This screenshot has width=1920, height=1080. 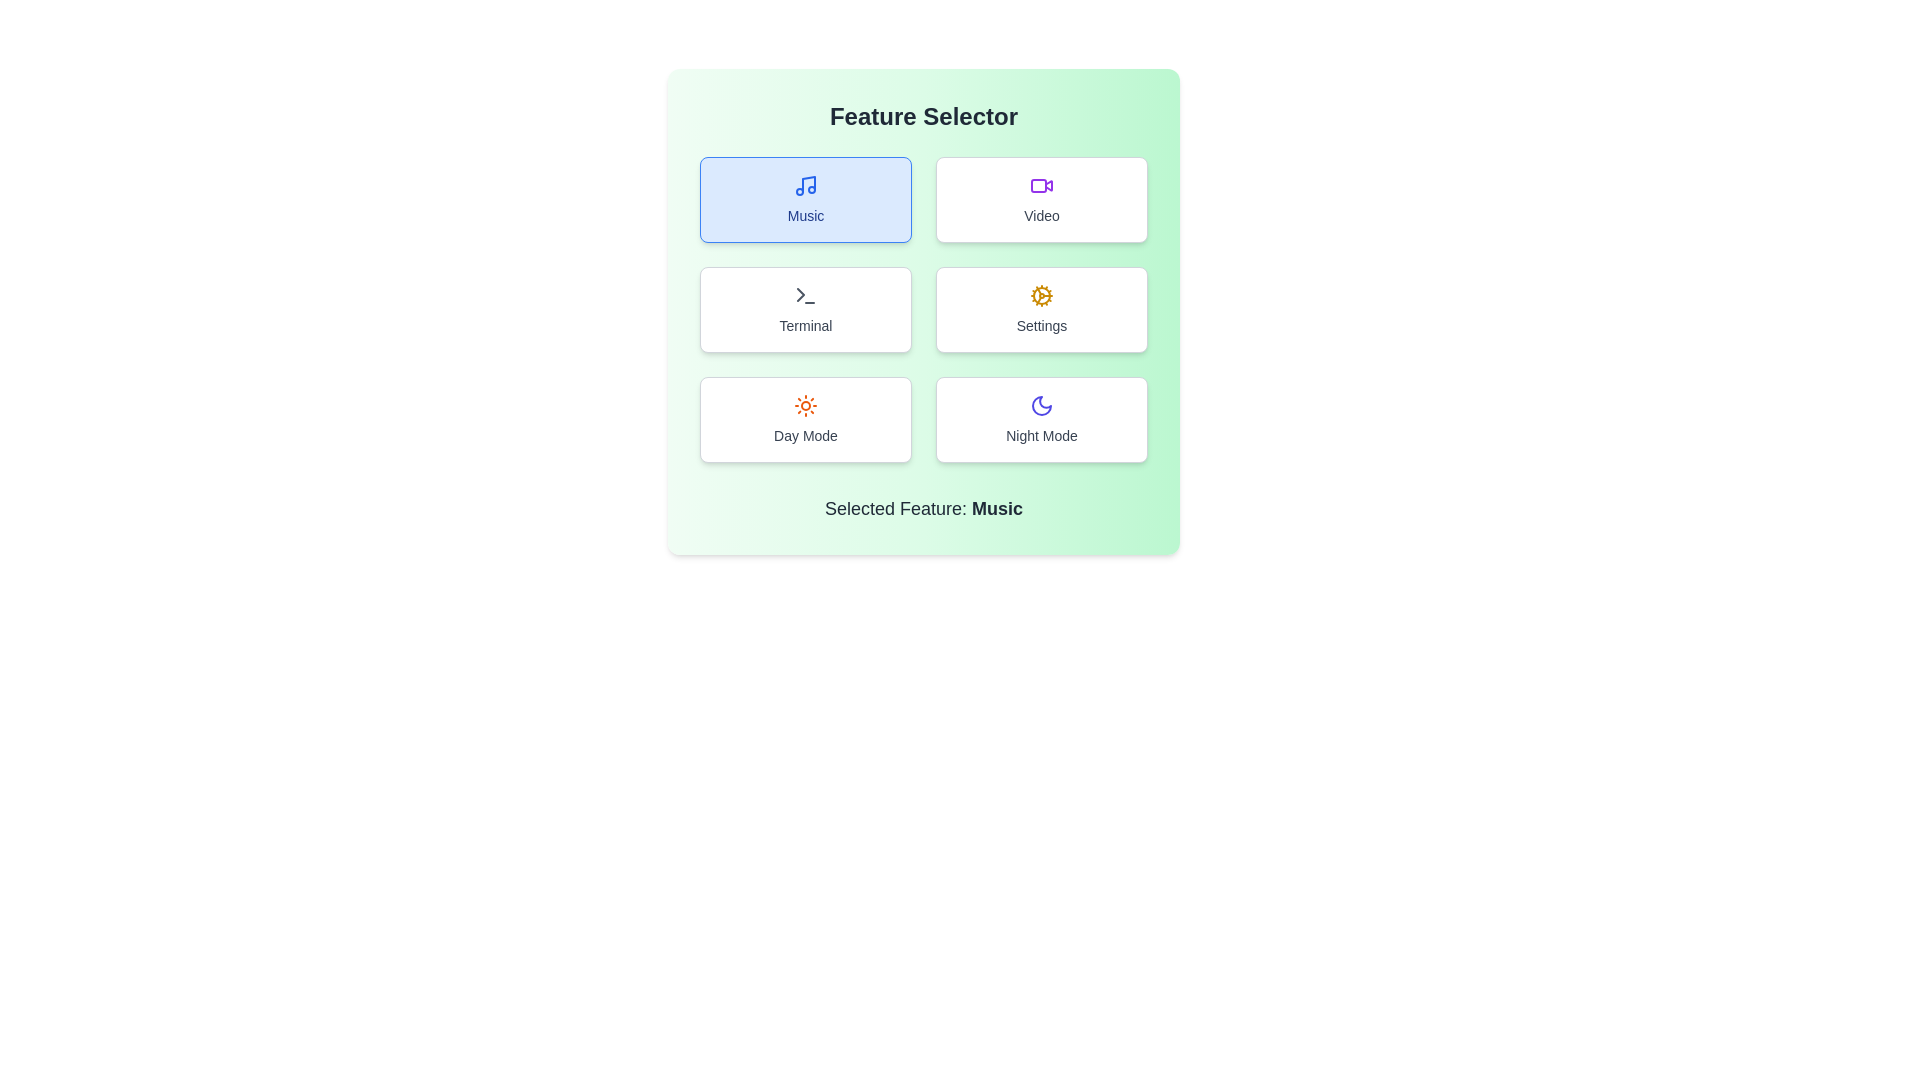 What do you see at coordinates (806, 434) in the screenshot?
I see `the 'Day Mode' static text label, which serves as the visual indicator for the selectable option in the grid layout, located centrally within its card beneath an orange sun-shaped icon` at bounding box center [806, 434].